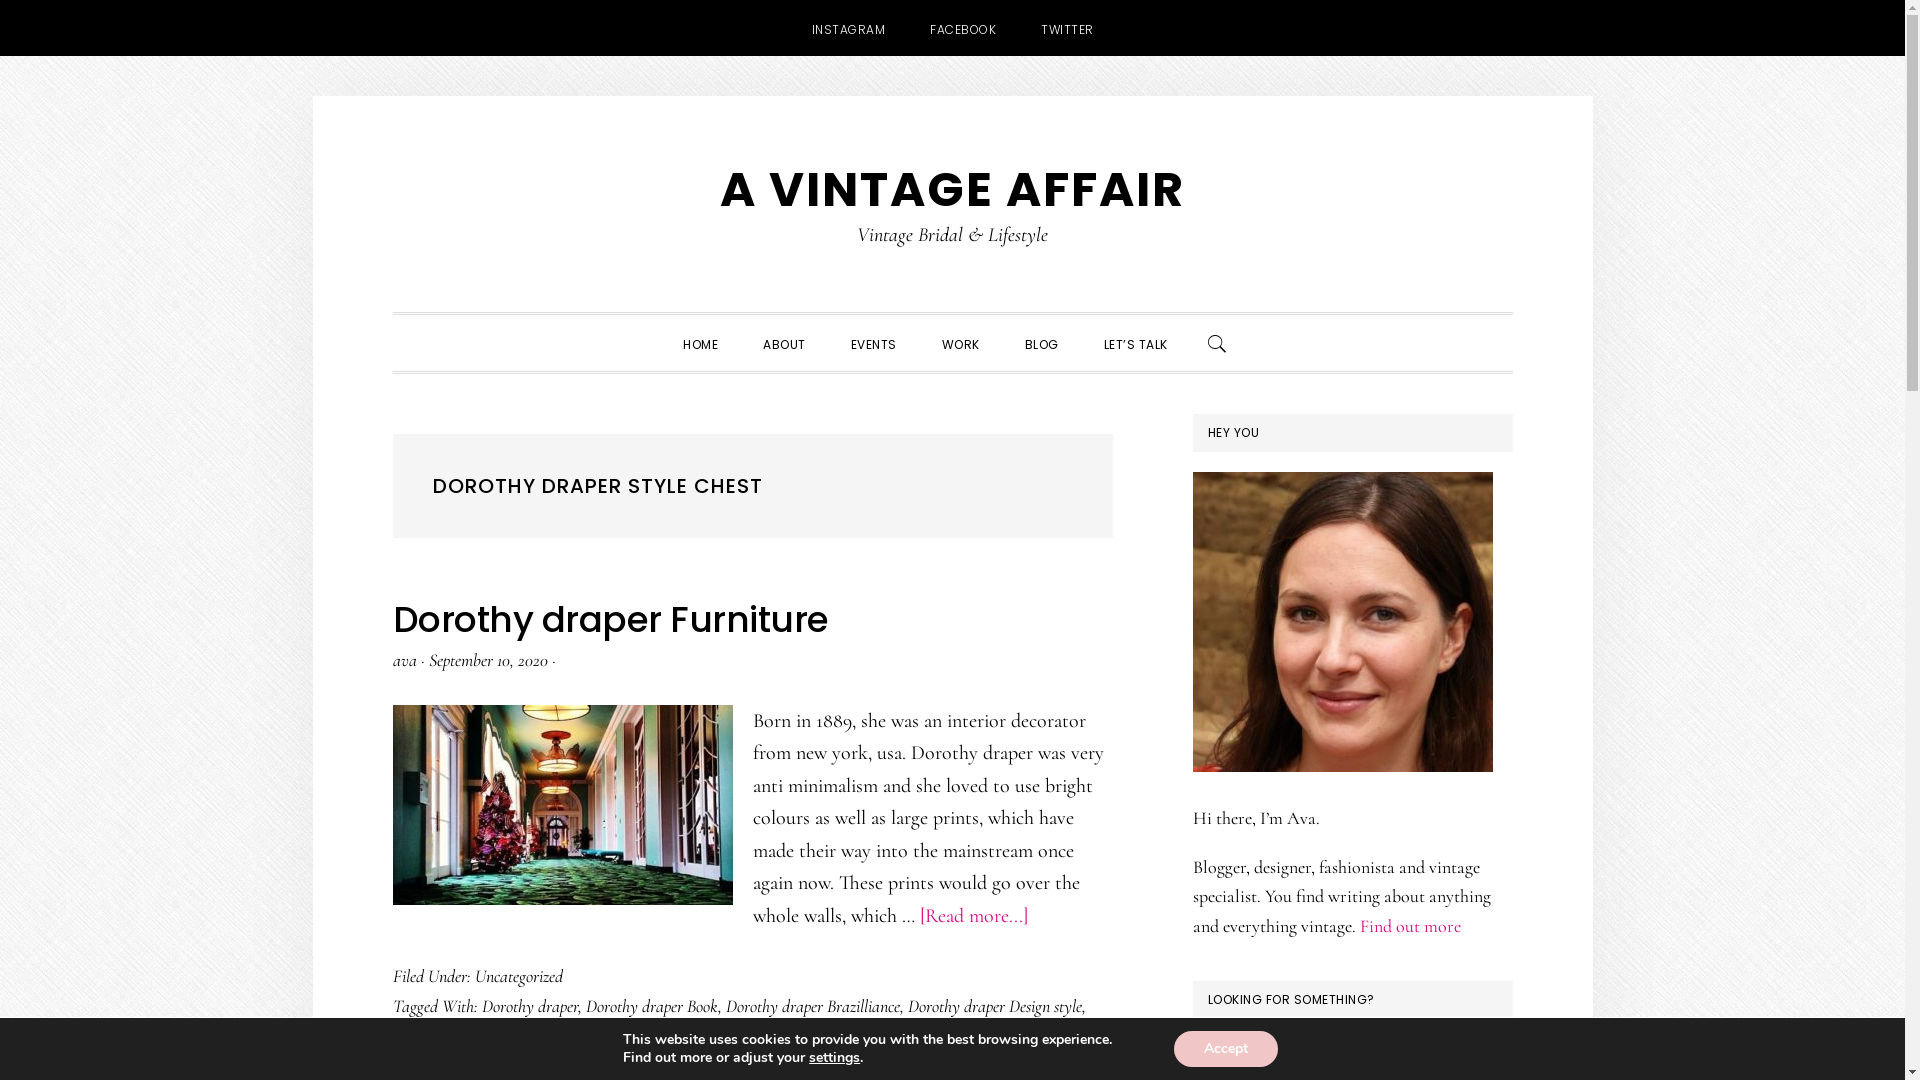 The image size is (1920, 1080). What do you see at coordinates (994, 1006) in the screenshot?
I see `'Dorothy draper Design style'` at bounding box center [994, 1006].